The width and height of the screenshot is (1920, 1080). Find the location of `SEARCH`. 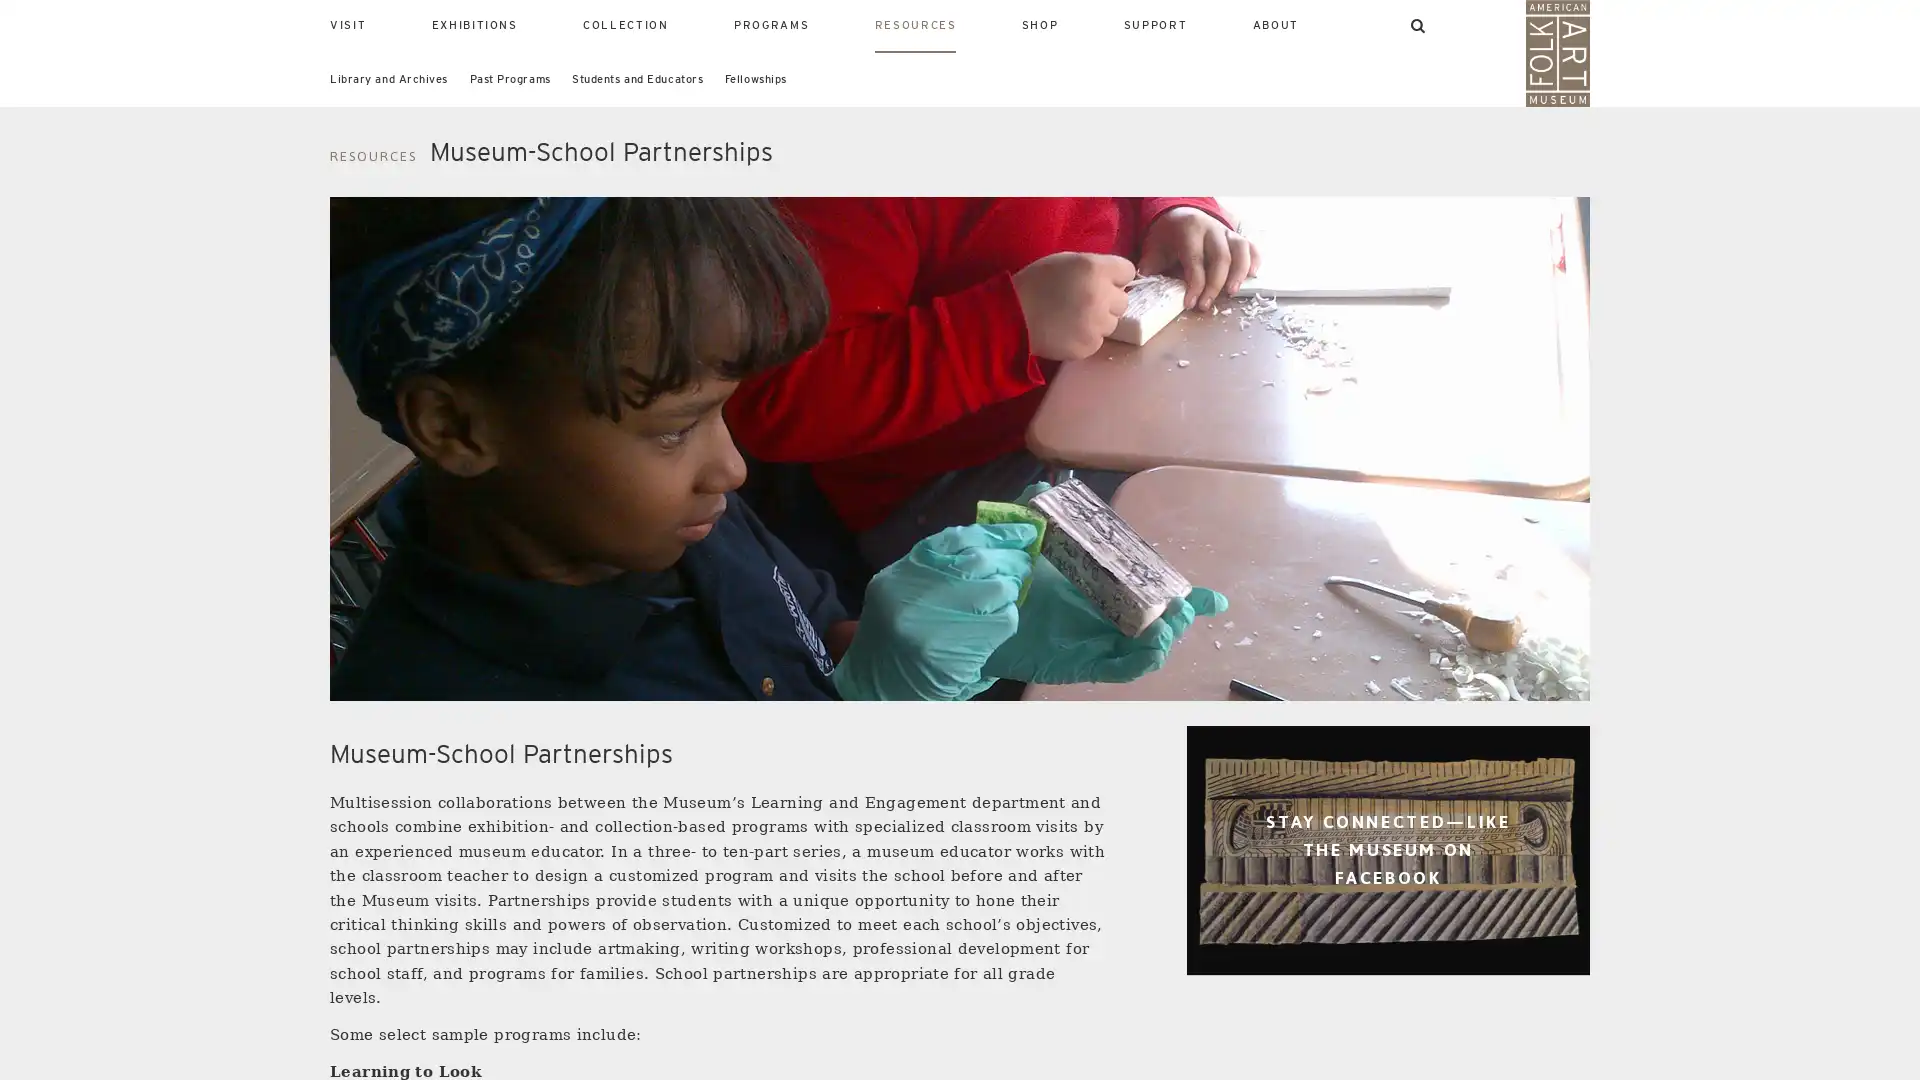

SEARCH is located at coordinates (1538, 146).